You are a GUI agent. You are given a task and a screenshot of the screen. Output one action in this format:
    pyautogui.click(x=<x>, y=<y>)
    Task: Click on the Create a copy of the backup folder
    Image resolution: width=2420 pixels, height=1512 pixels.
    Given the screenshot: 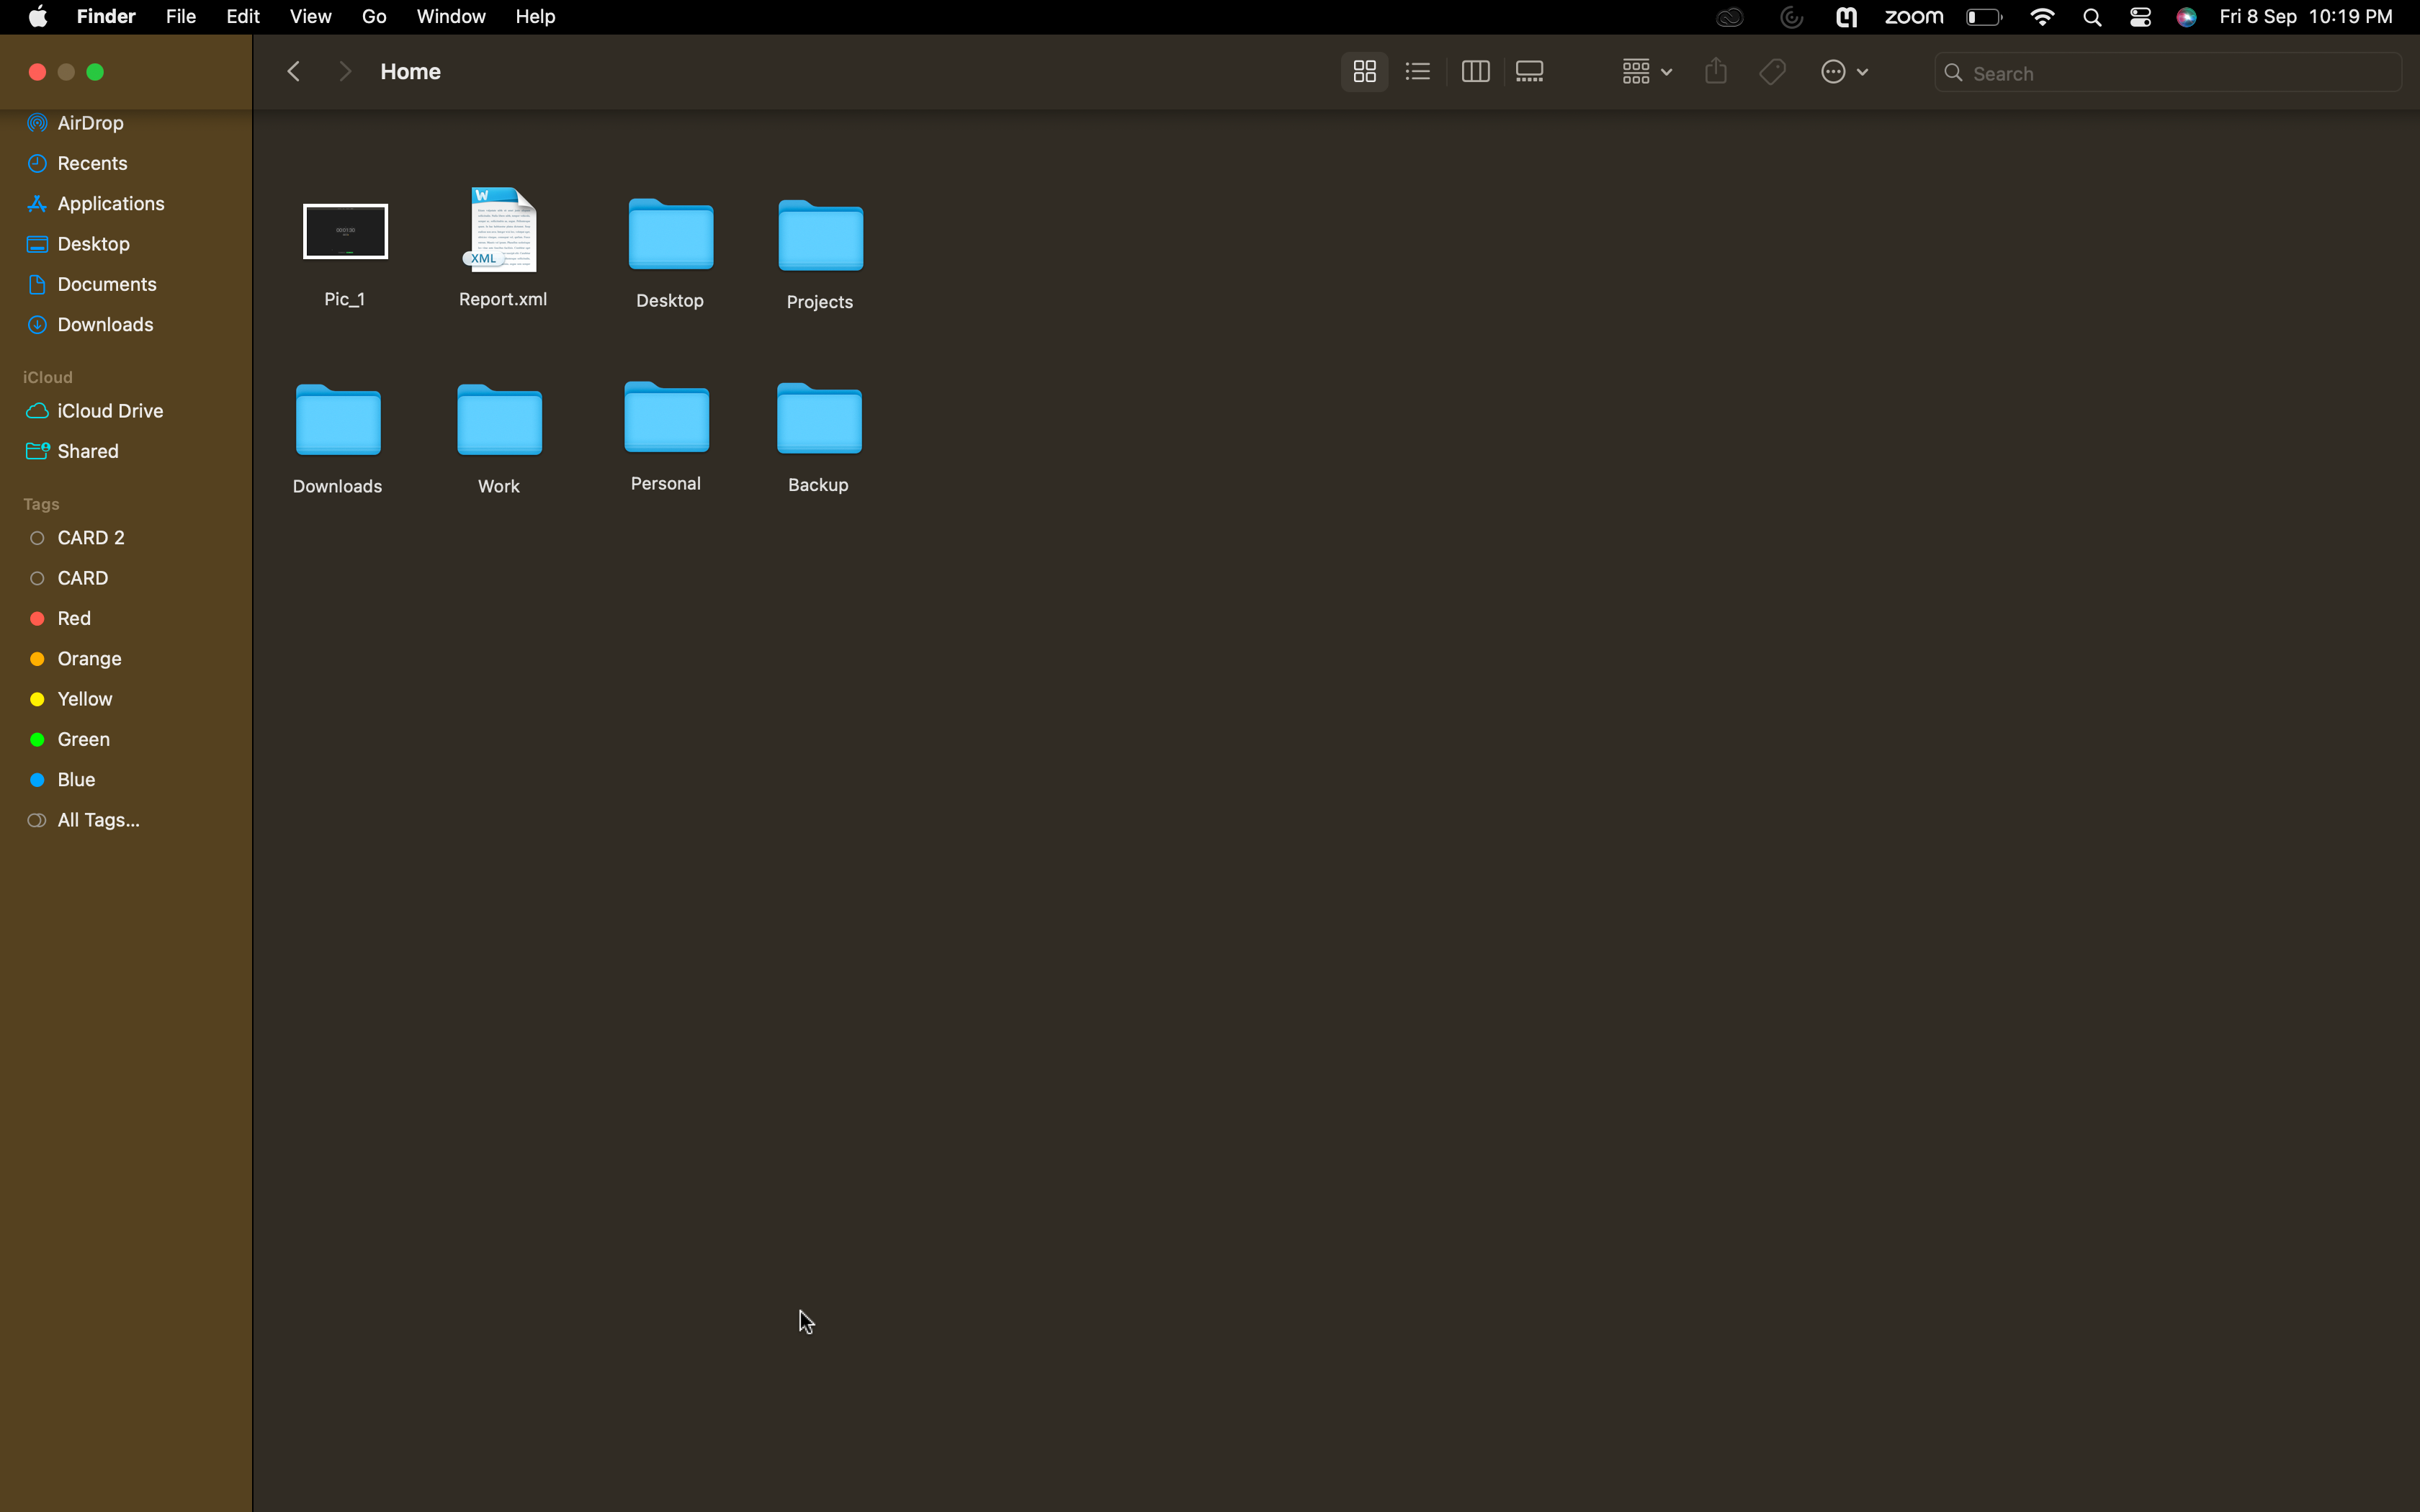 What is the action you would take?
    pyautogui.click(x=819, y=433)
    